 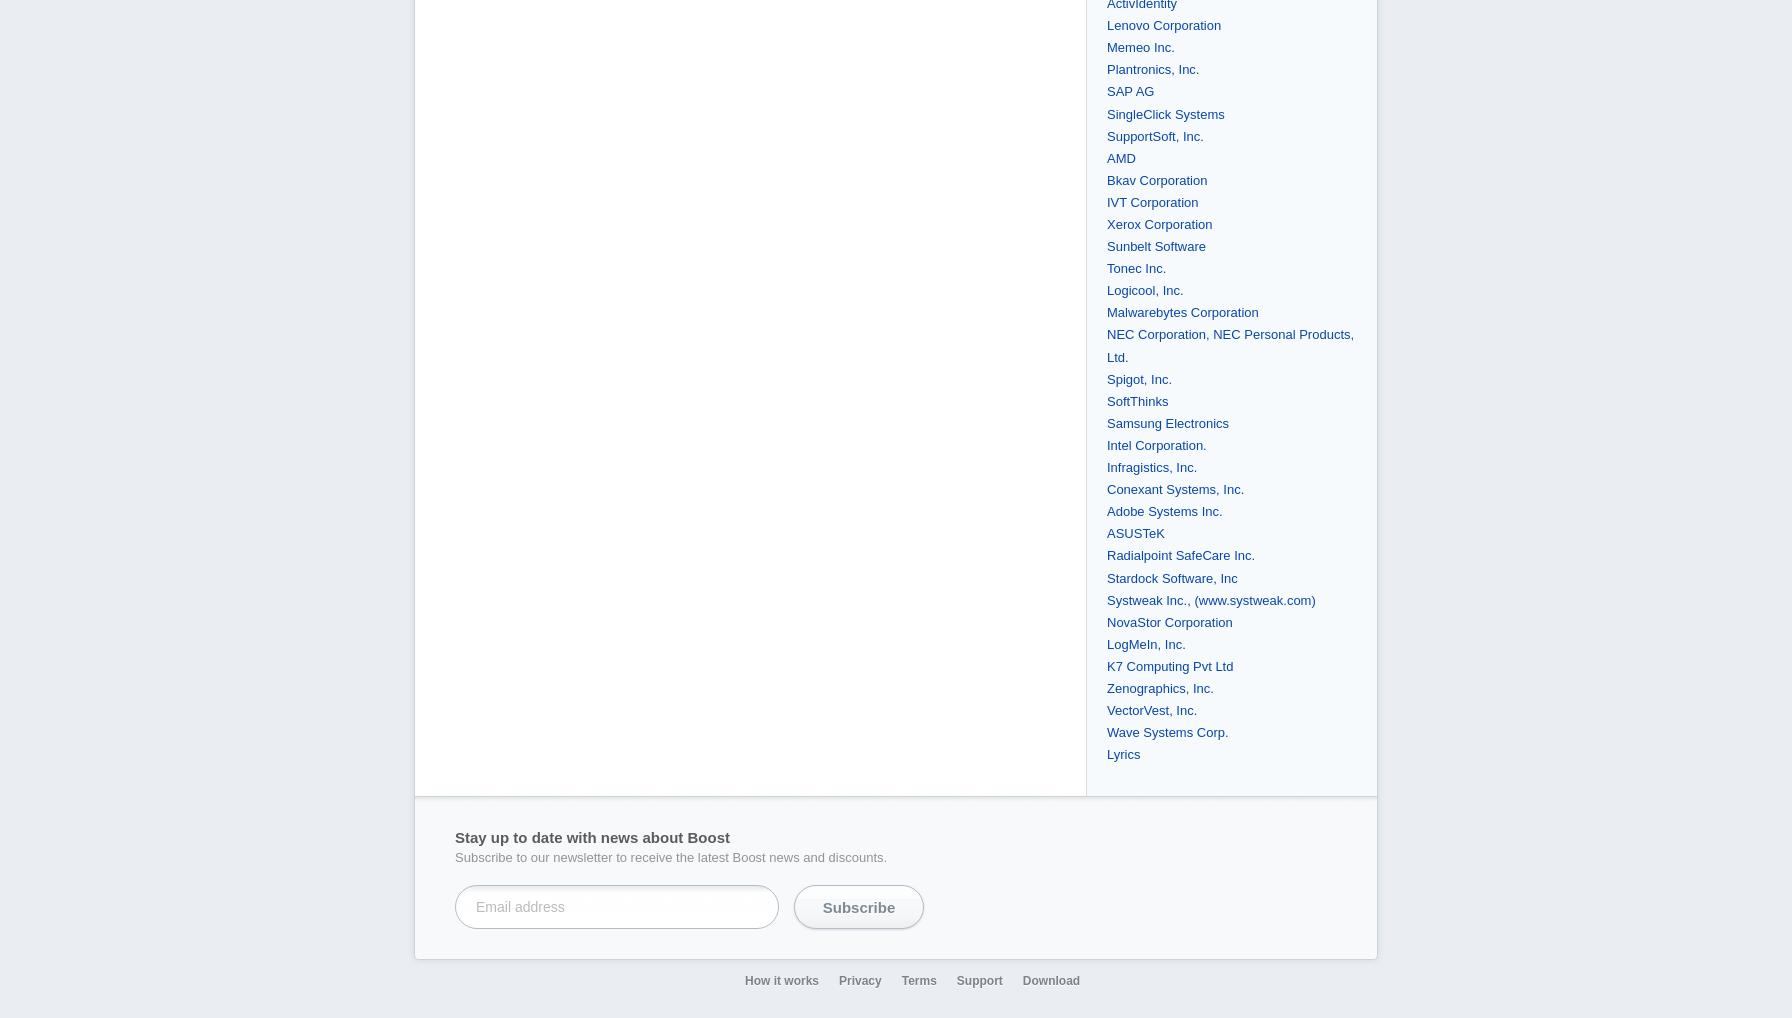 I want to click on 'Wave Systems Corp.', so click(x=1167, y=731).